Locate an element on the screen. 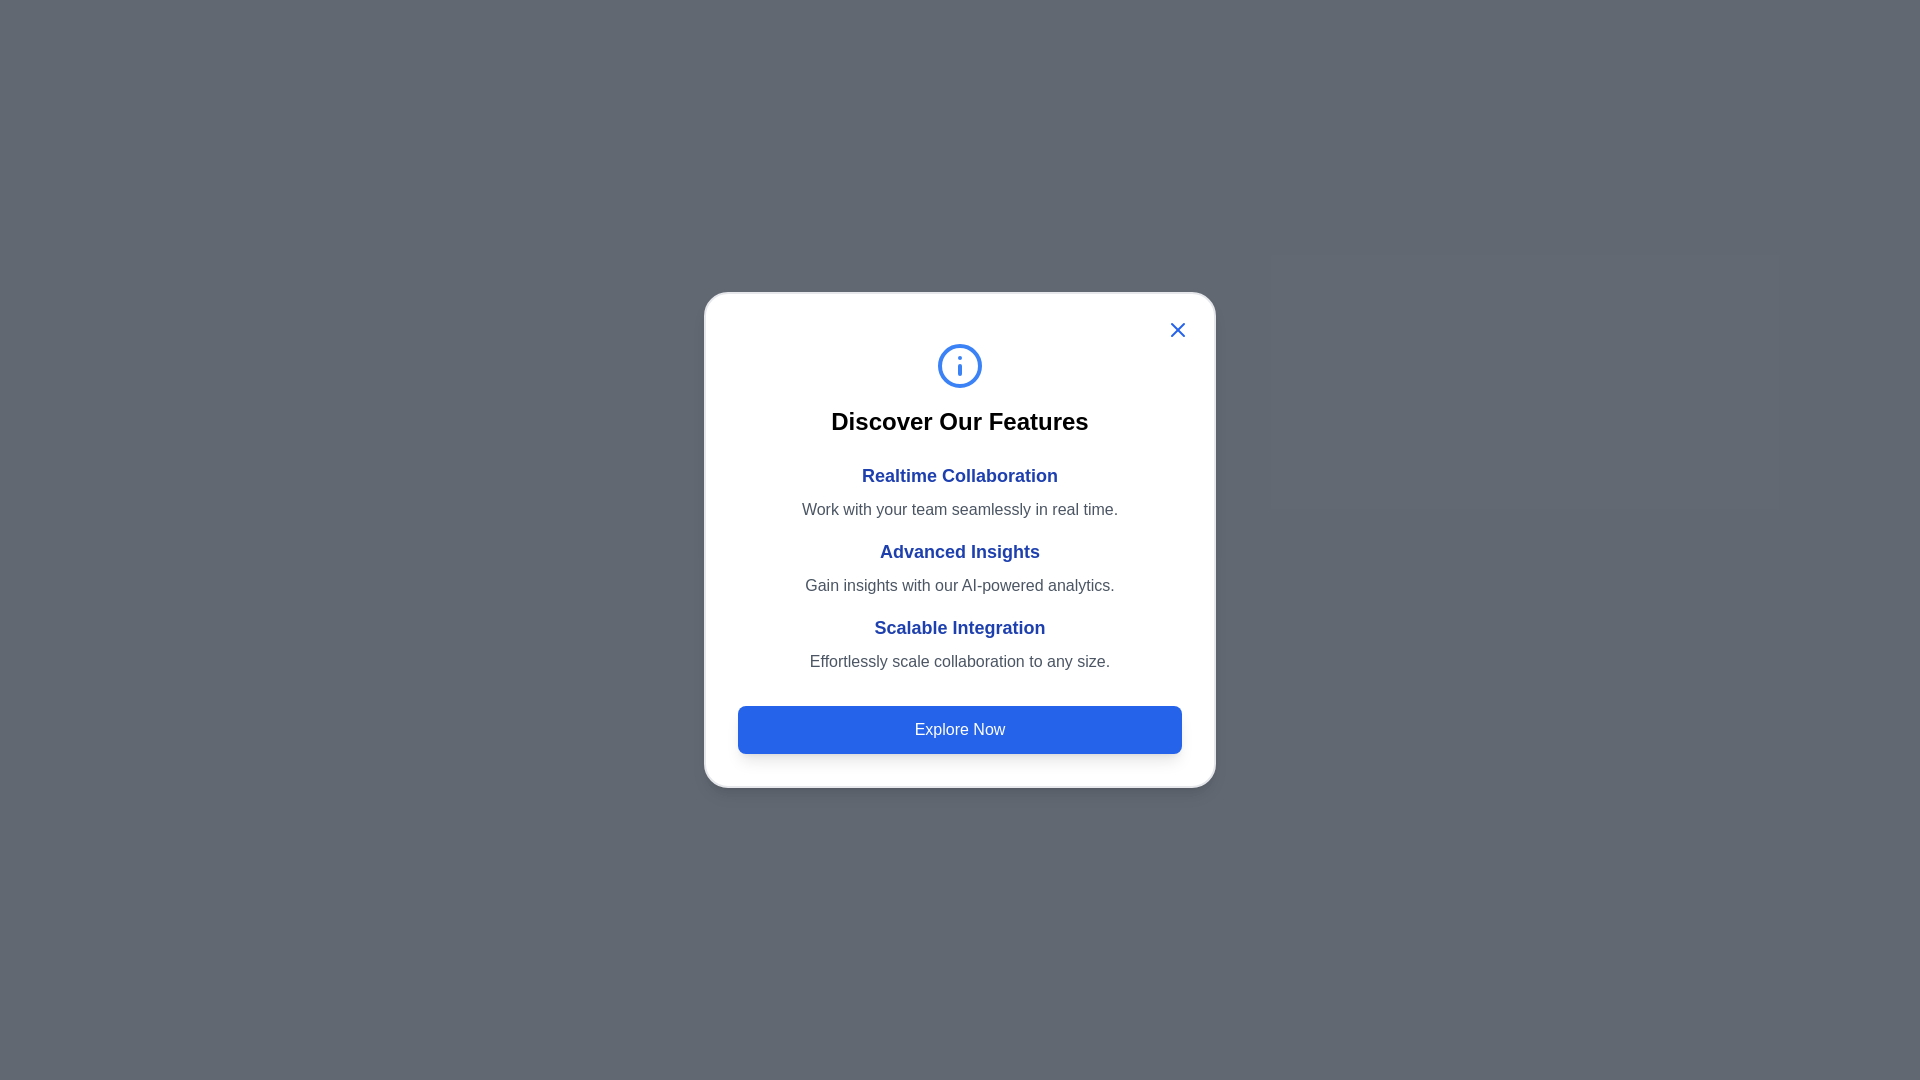 The width and height of the screenshot is (1920, 1080). heading text element located centrally below the information icon, which serves as a title for the section describing platform features is located at coordinates (960, 420).